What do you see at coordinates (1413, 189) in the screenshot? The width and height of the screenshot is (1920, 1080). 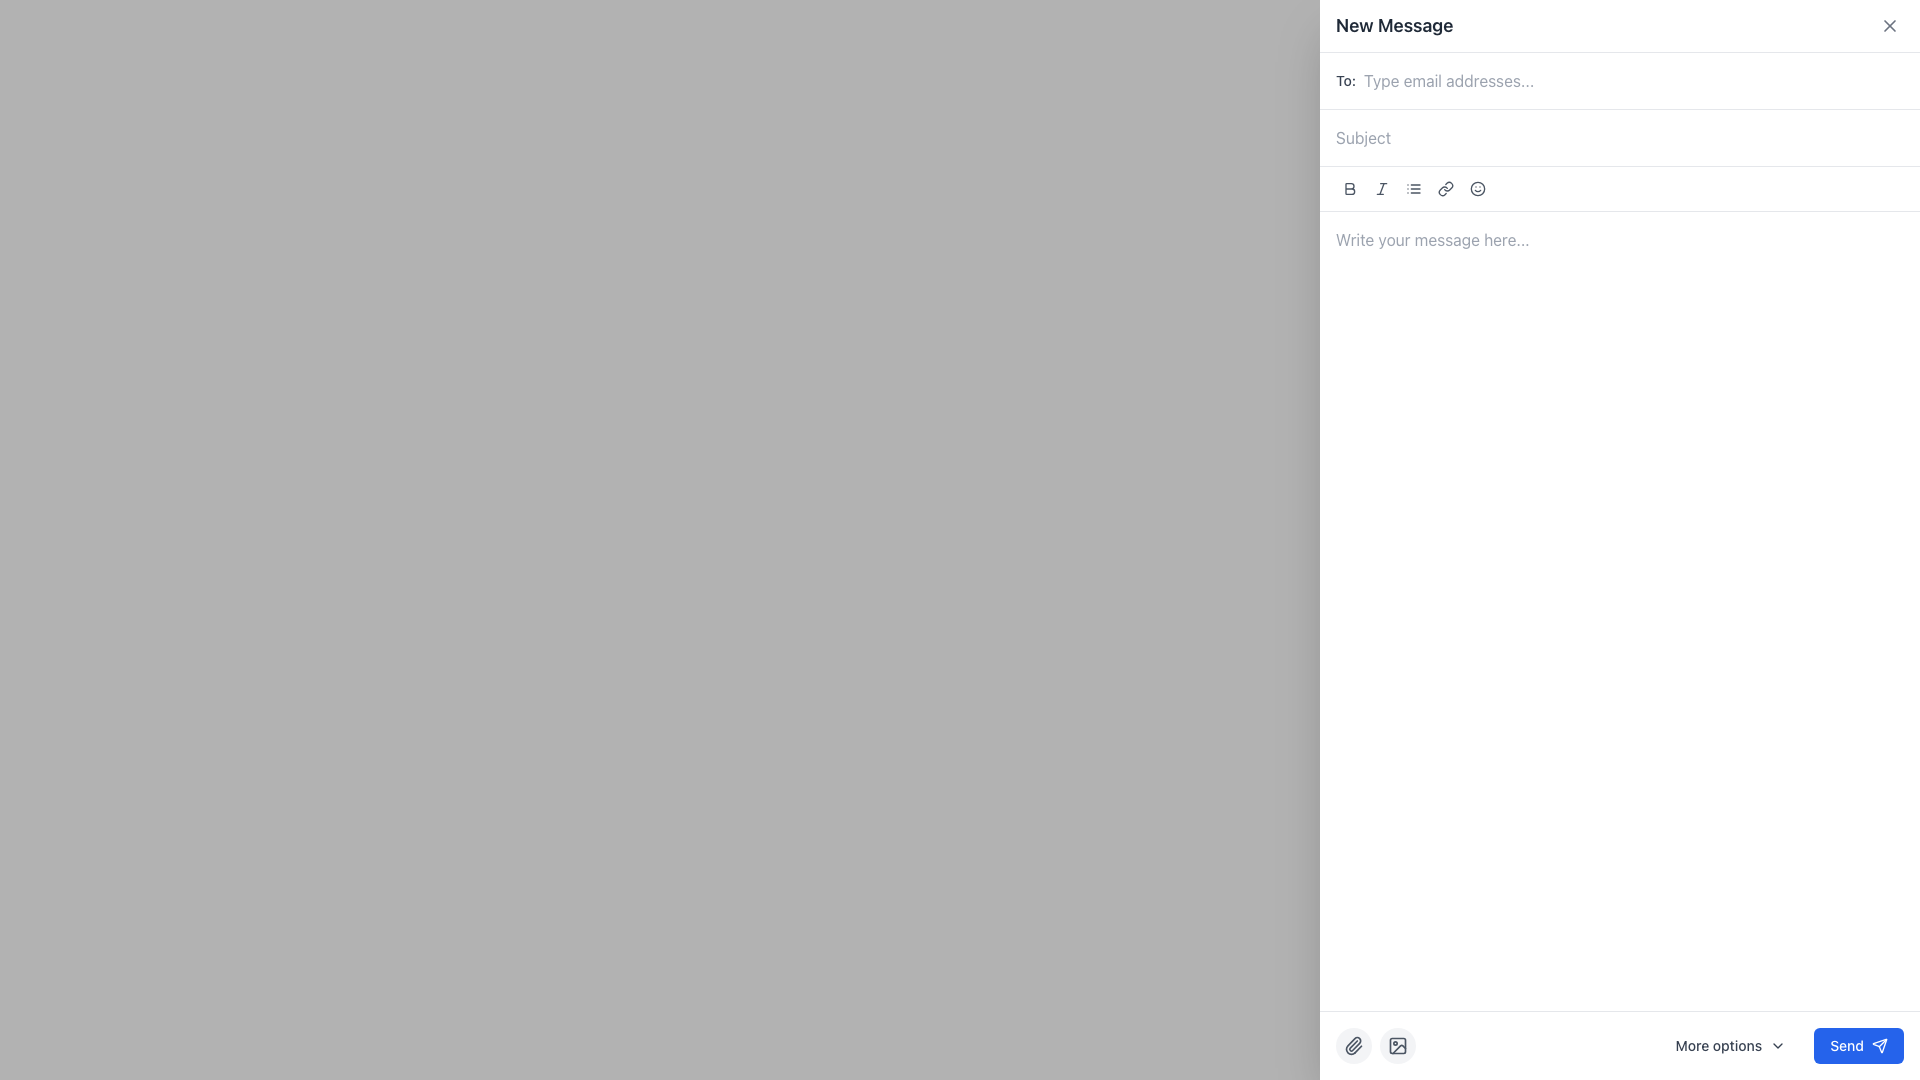 I see `the list mode icon located in the upper section of the input form, specifically in the toolbar above the message input field` at bounding box center [1413, 189].